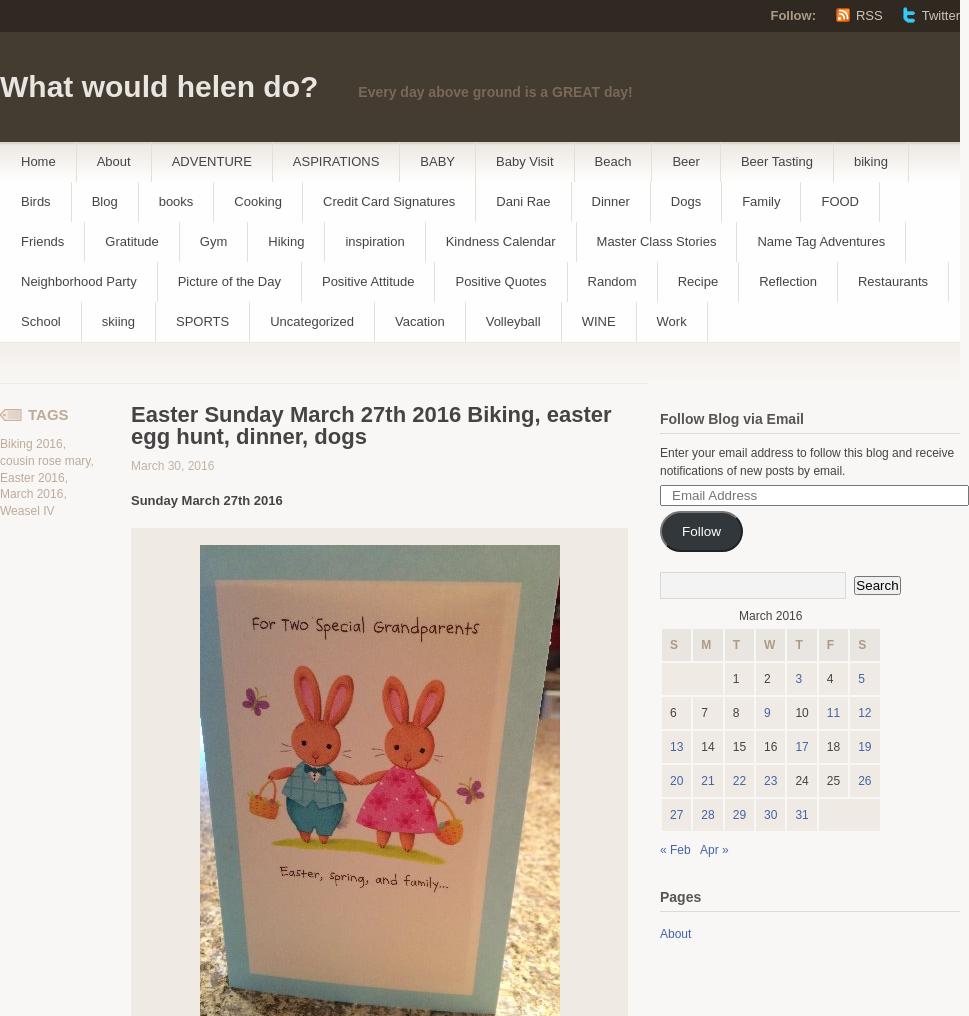 Image resolution: width=969 pixels, height=1016 pixels. Describe the element at coordinates (671, 713) in the screenshot. I see `'6'` at that location.